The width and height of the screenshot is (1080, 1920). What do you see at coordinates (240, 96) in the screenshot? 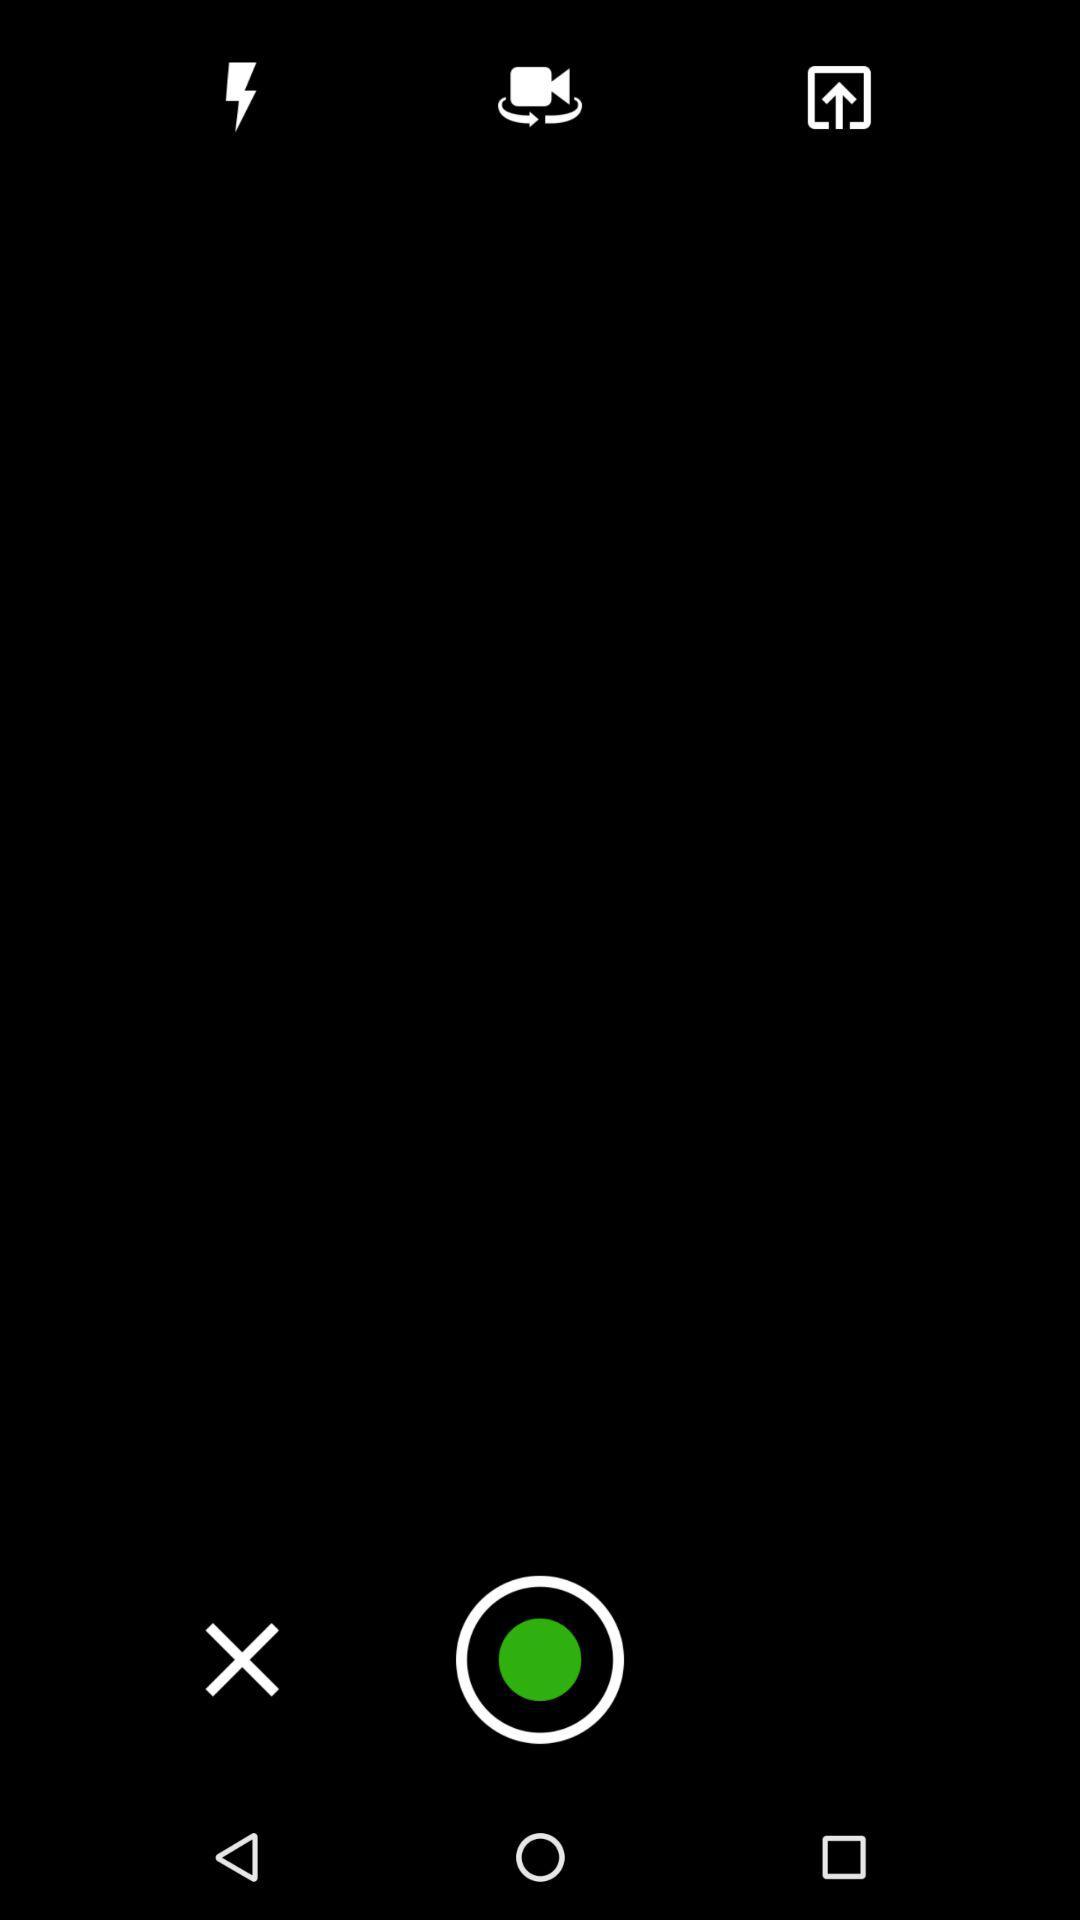
I see `item at the top left corner` at bounding box center [240, 96].